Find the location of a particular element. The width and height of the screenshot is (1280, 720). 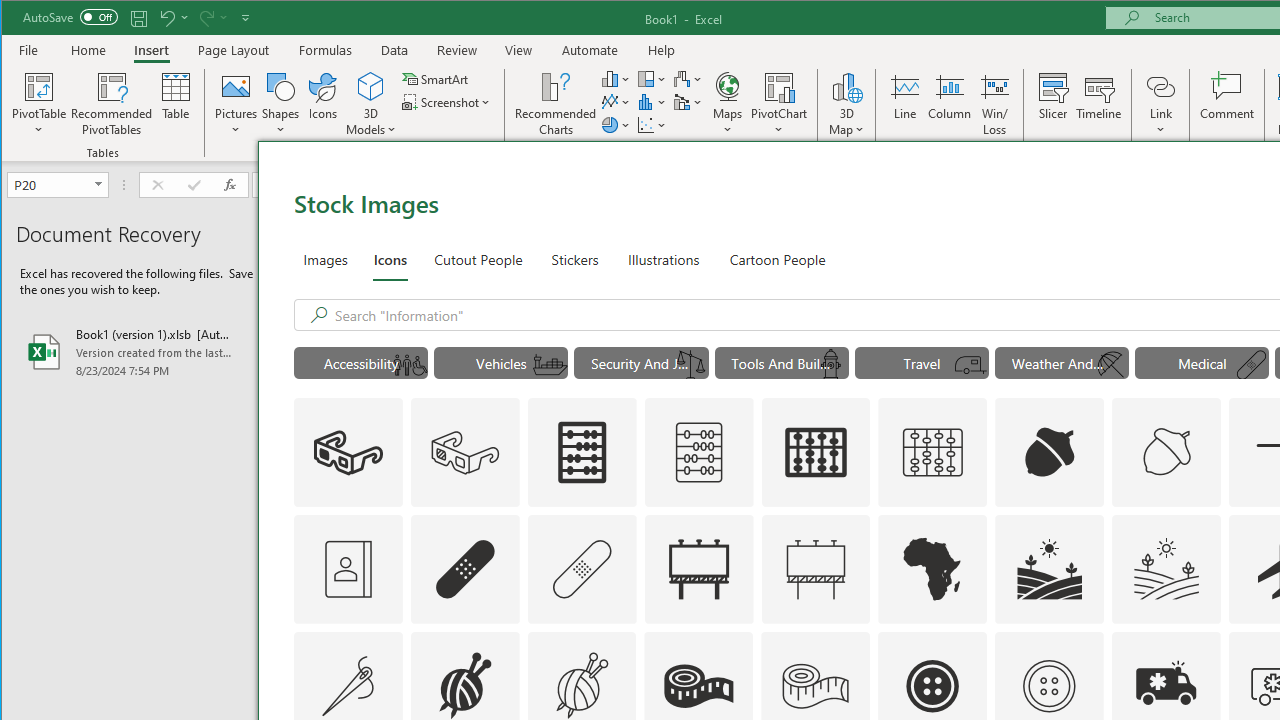

'AutomationID: Icons_Agriculture_M' is located at coordinates (1167, 568).